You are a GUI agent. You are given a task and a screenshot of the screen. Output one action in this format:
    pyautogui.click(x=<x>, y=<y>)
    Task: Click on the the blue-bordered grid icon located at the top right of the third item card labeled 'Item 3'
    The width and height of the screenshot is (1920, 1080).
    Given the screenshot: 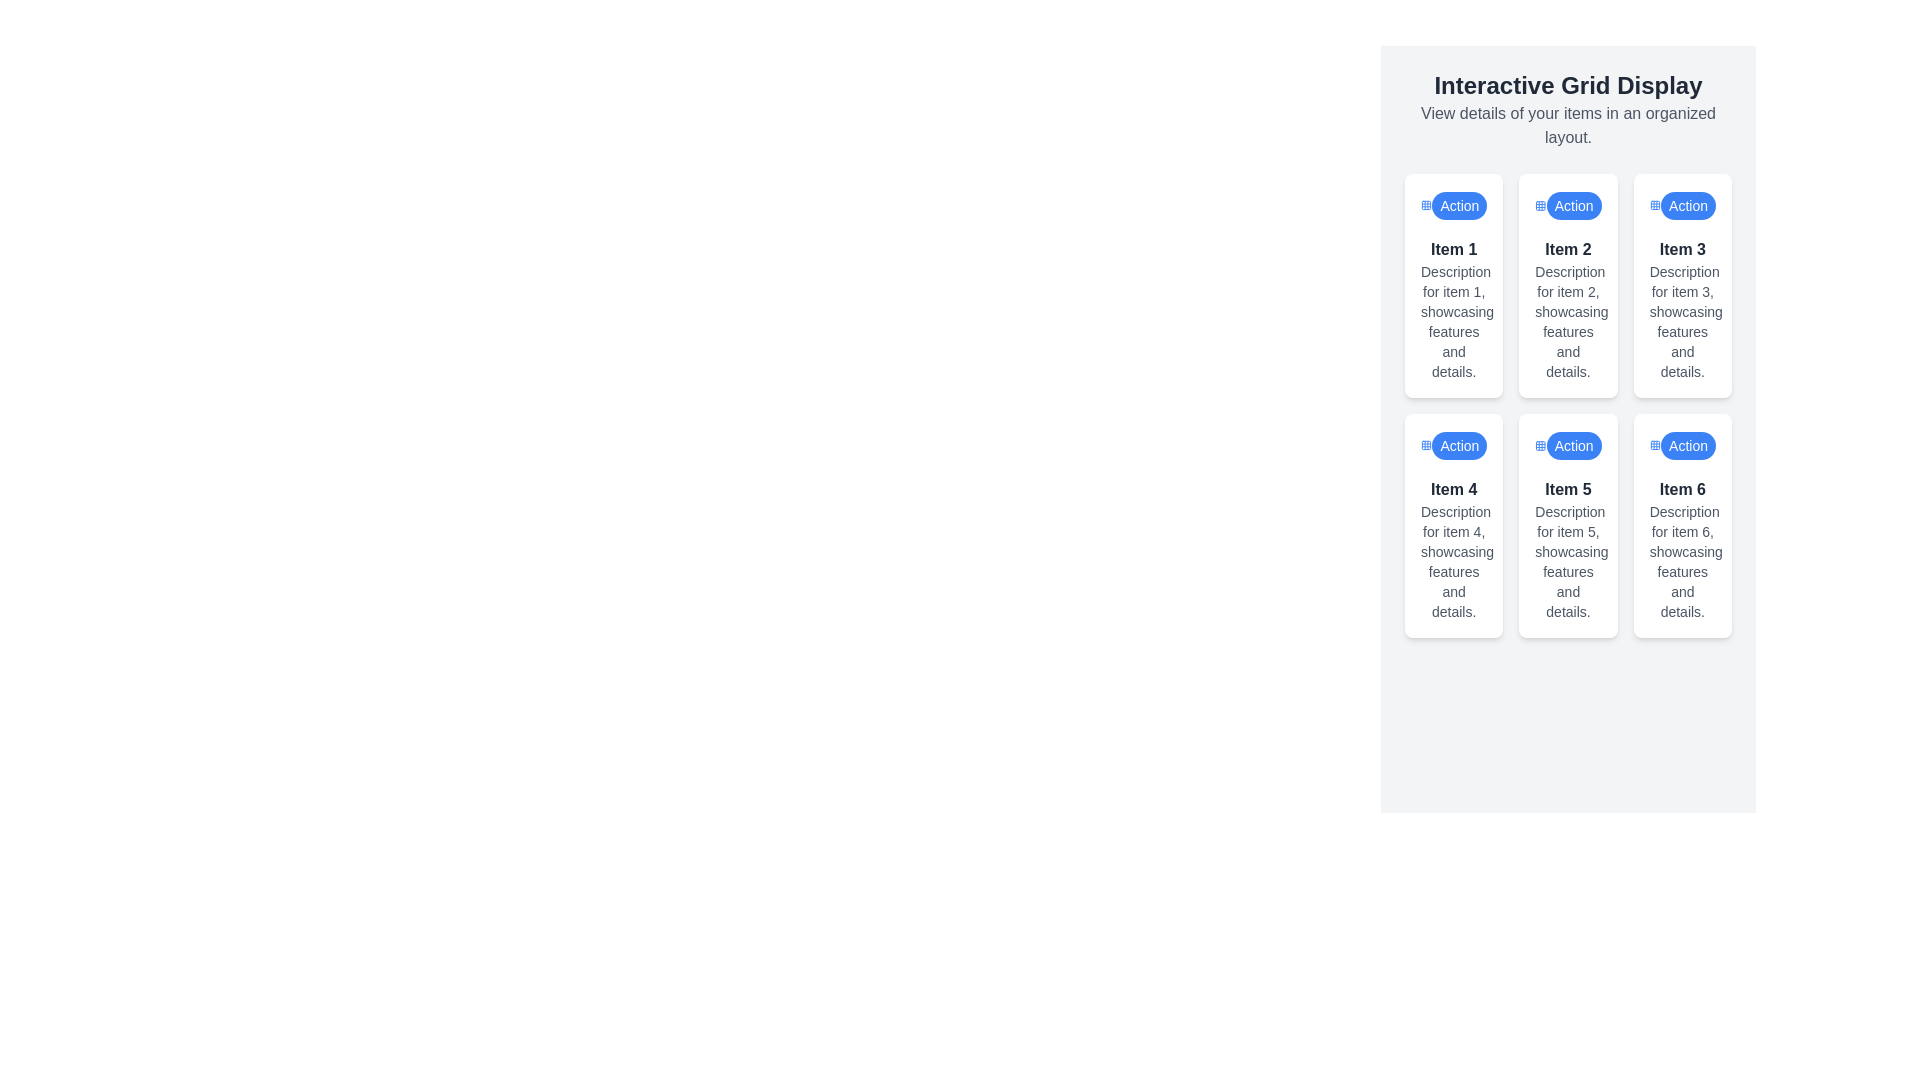 What is the action you would take?
    pyautogui.click(x=1655, y=205)
    